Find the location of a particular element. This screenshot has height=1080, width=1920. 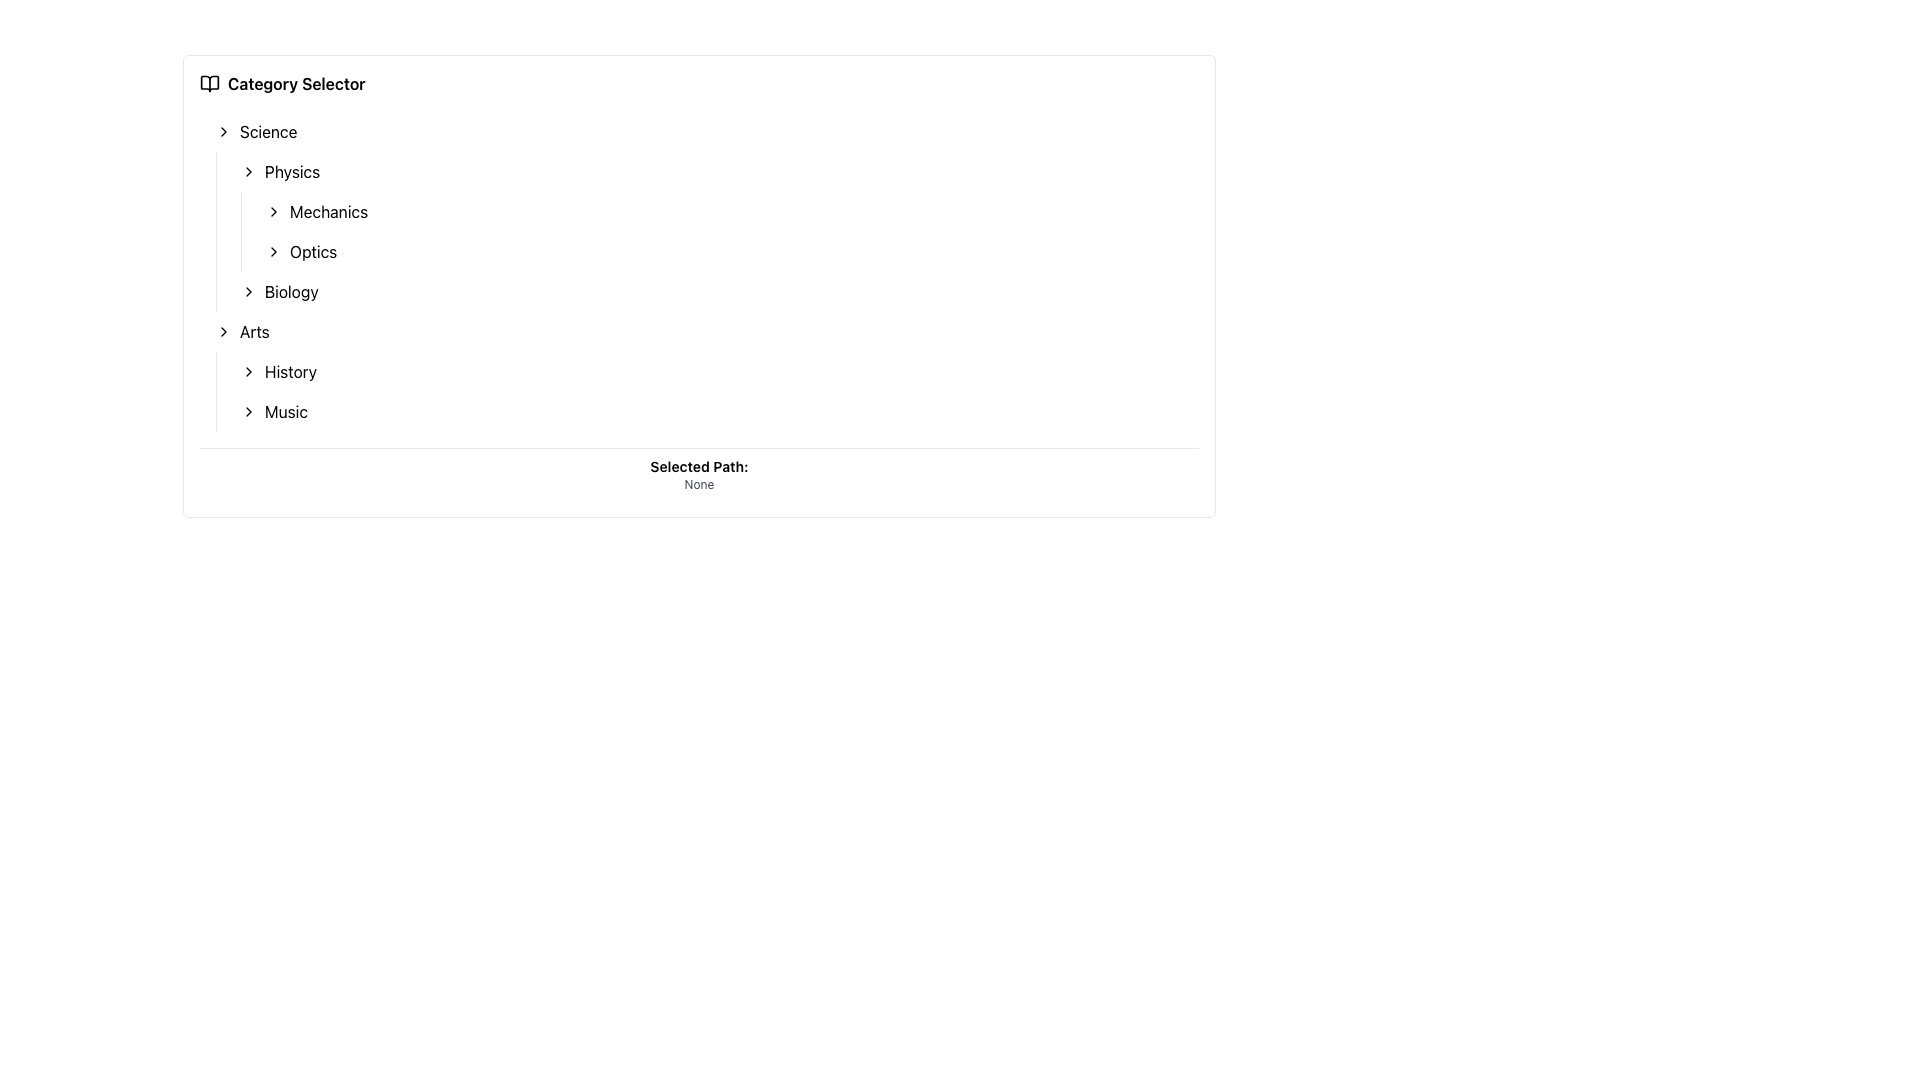

the Chevron icon is located at coordinates (248, 411).